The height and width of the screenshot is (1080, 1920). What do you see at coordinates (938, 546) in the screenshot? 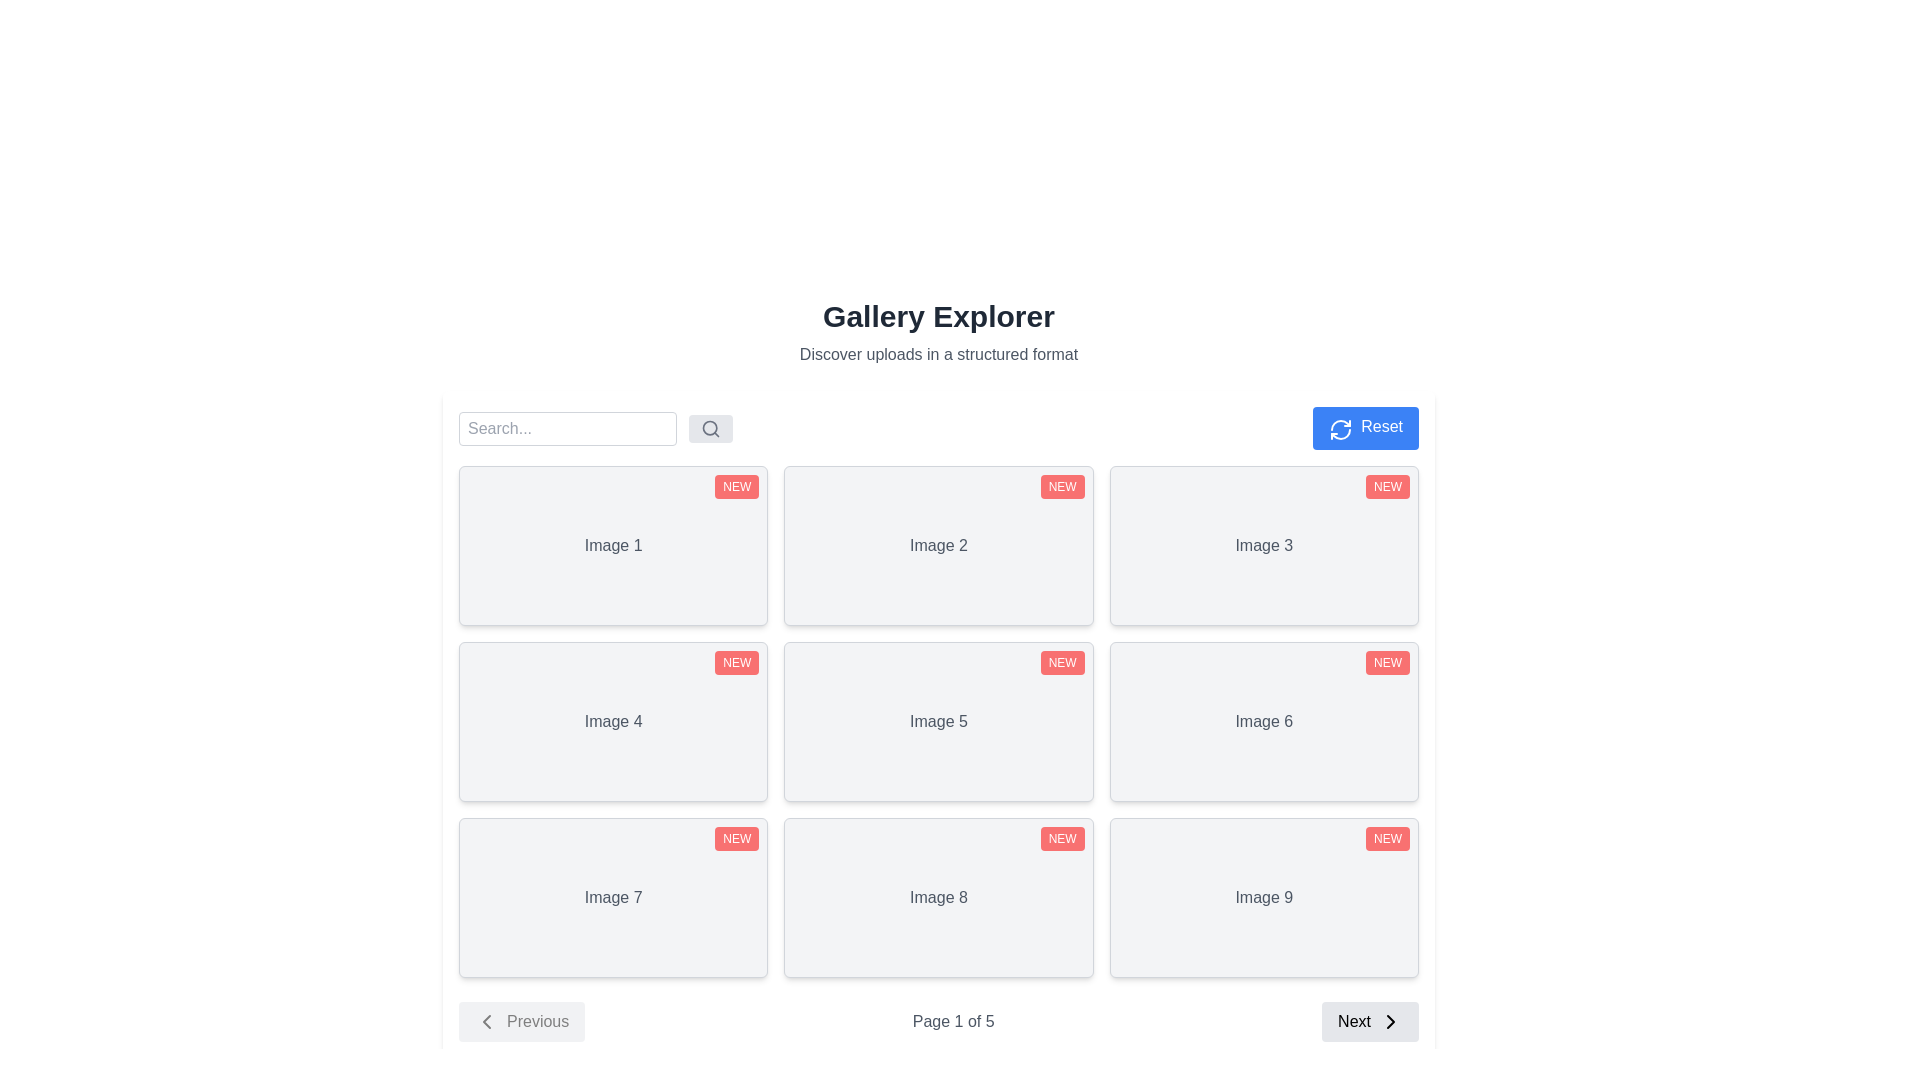
I see `text label associated with the card labeled 'Image 2', which is located in the second column of the first row in a 3x3 grid layout` at bounding box center [938, 546].